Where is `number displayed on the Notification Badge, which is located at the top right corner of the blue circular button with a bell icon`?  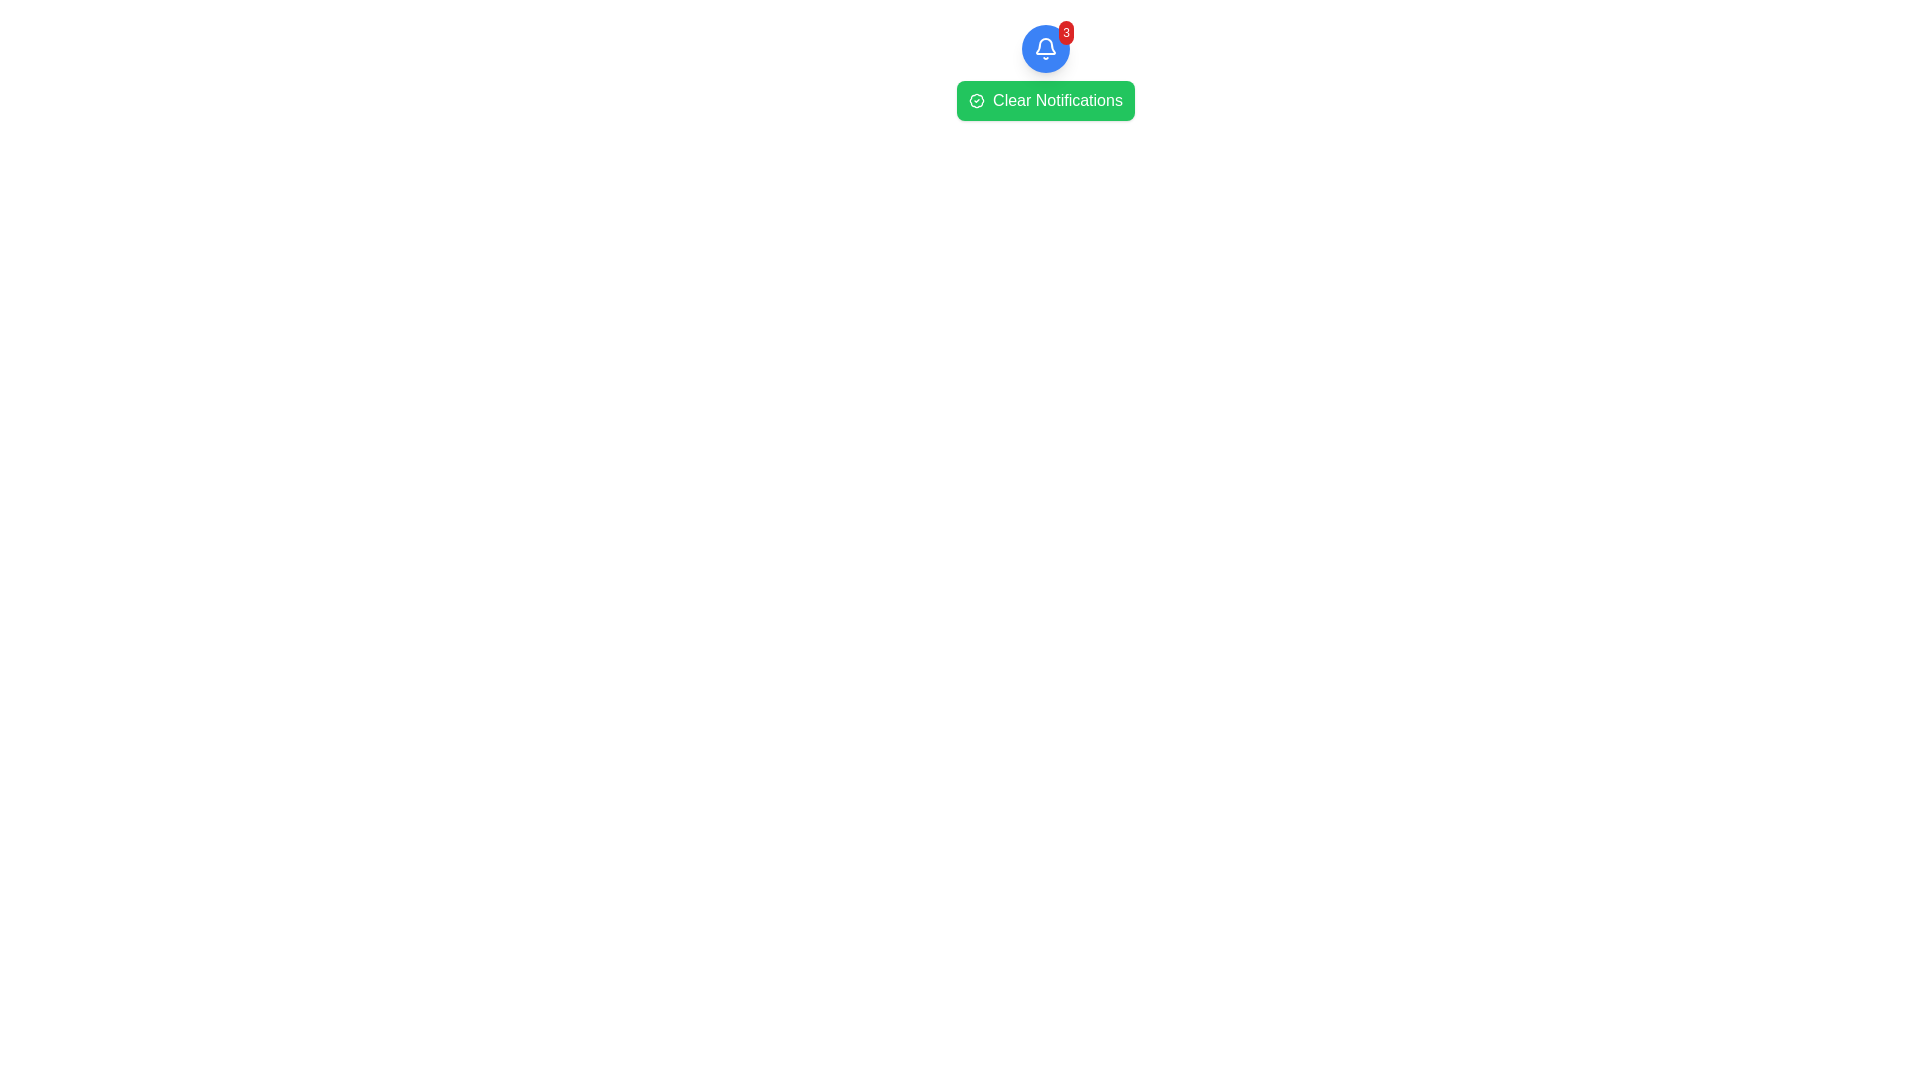
number displayed on the Notification Badge, which is located at the top right corner of the blue circular button with a bell icon is located at coordinates (1065, 33).